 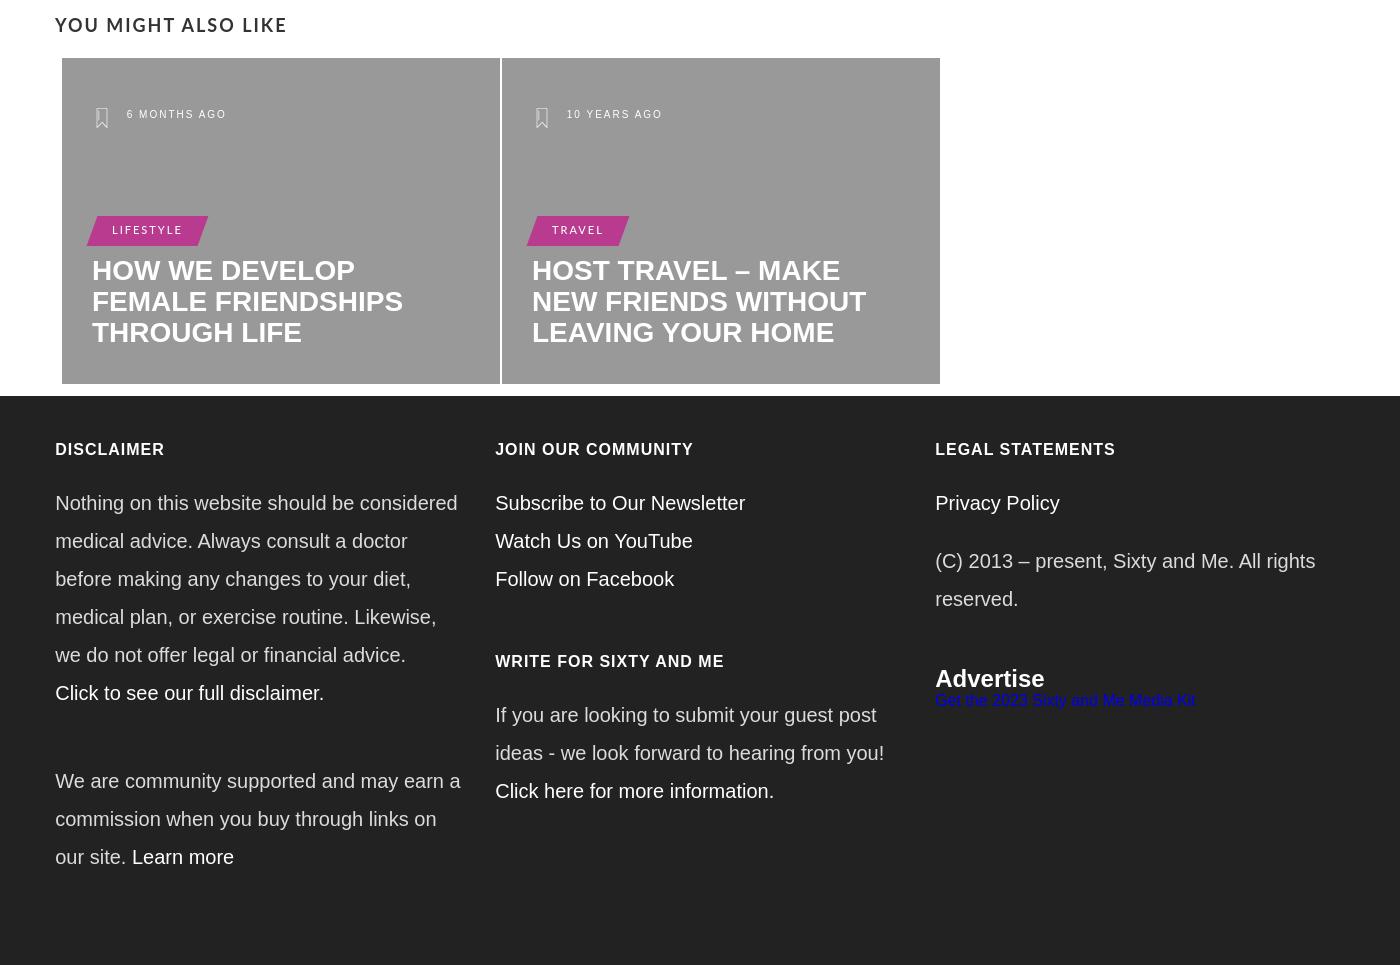 What do you see at coordinates (246, 299) in the screenshot?
I see `'How We Develop Female Friendships Through Life'` at bounding box center [246, 299].